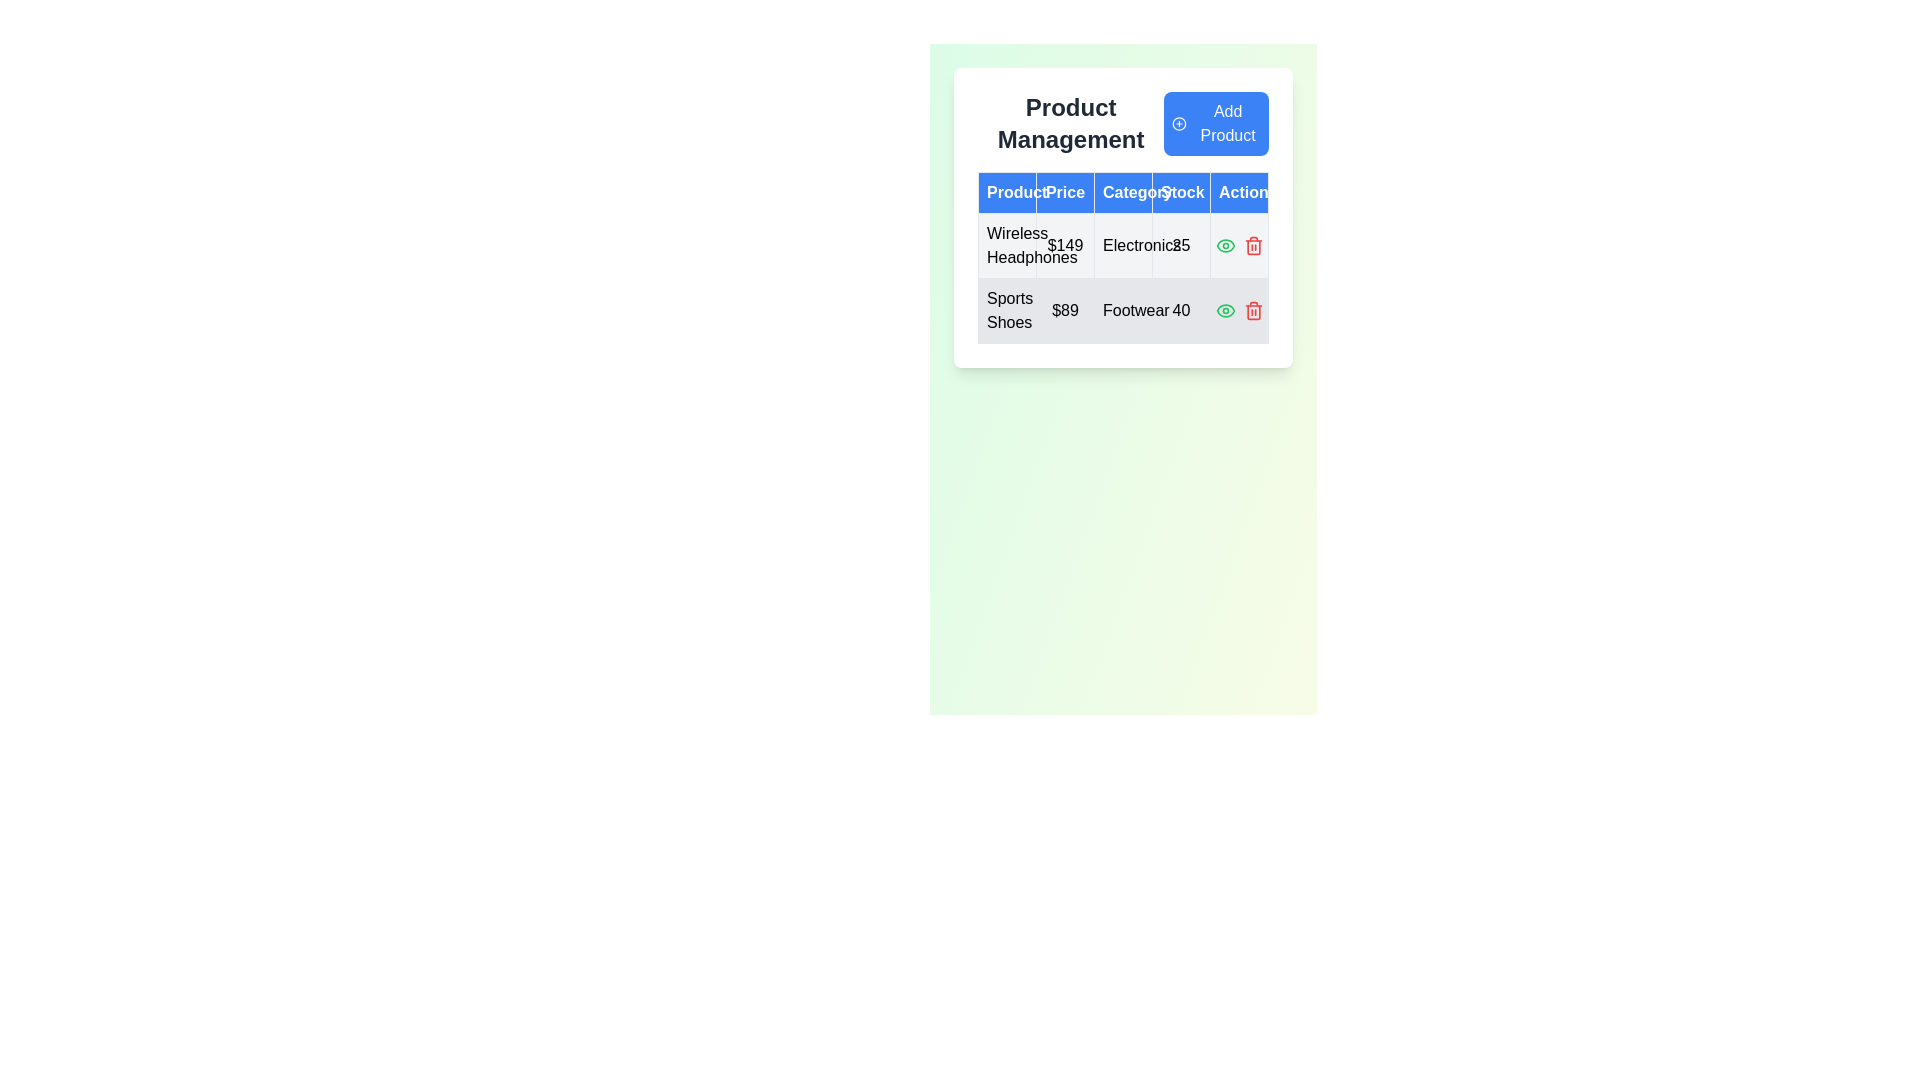 The height and width of the screenshot is (1080, 1920). What do you see at coordinates (1224, 245) in the screenshot?
I see `the outer semicircular shape of the eye icon in the 'Action' column of the second row next to the 'Sports Shoes' entry` at bounding box center [1224, 245].